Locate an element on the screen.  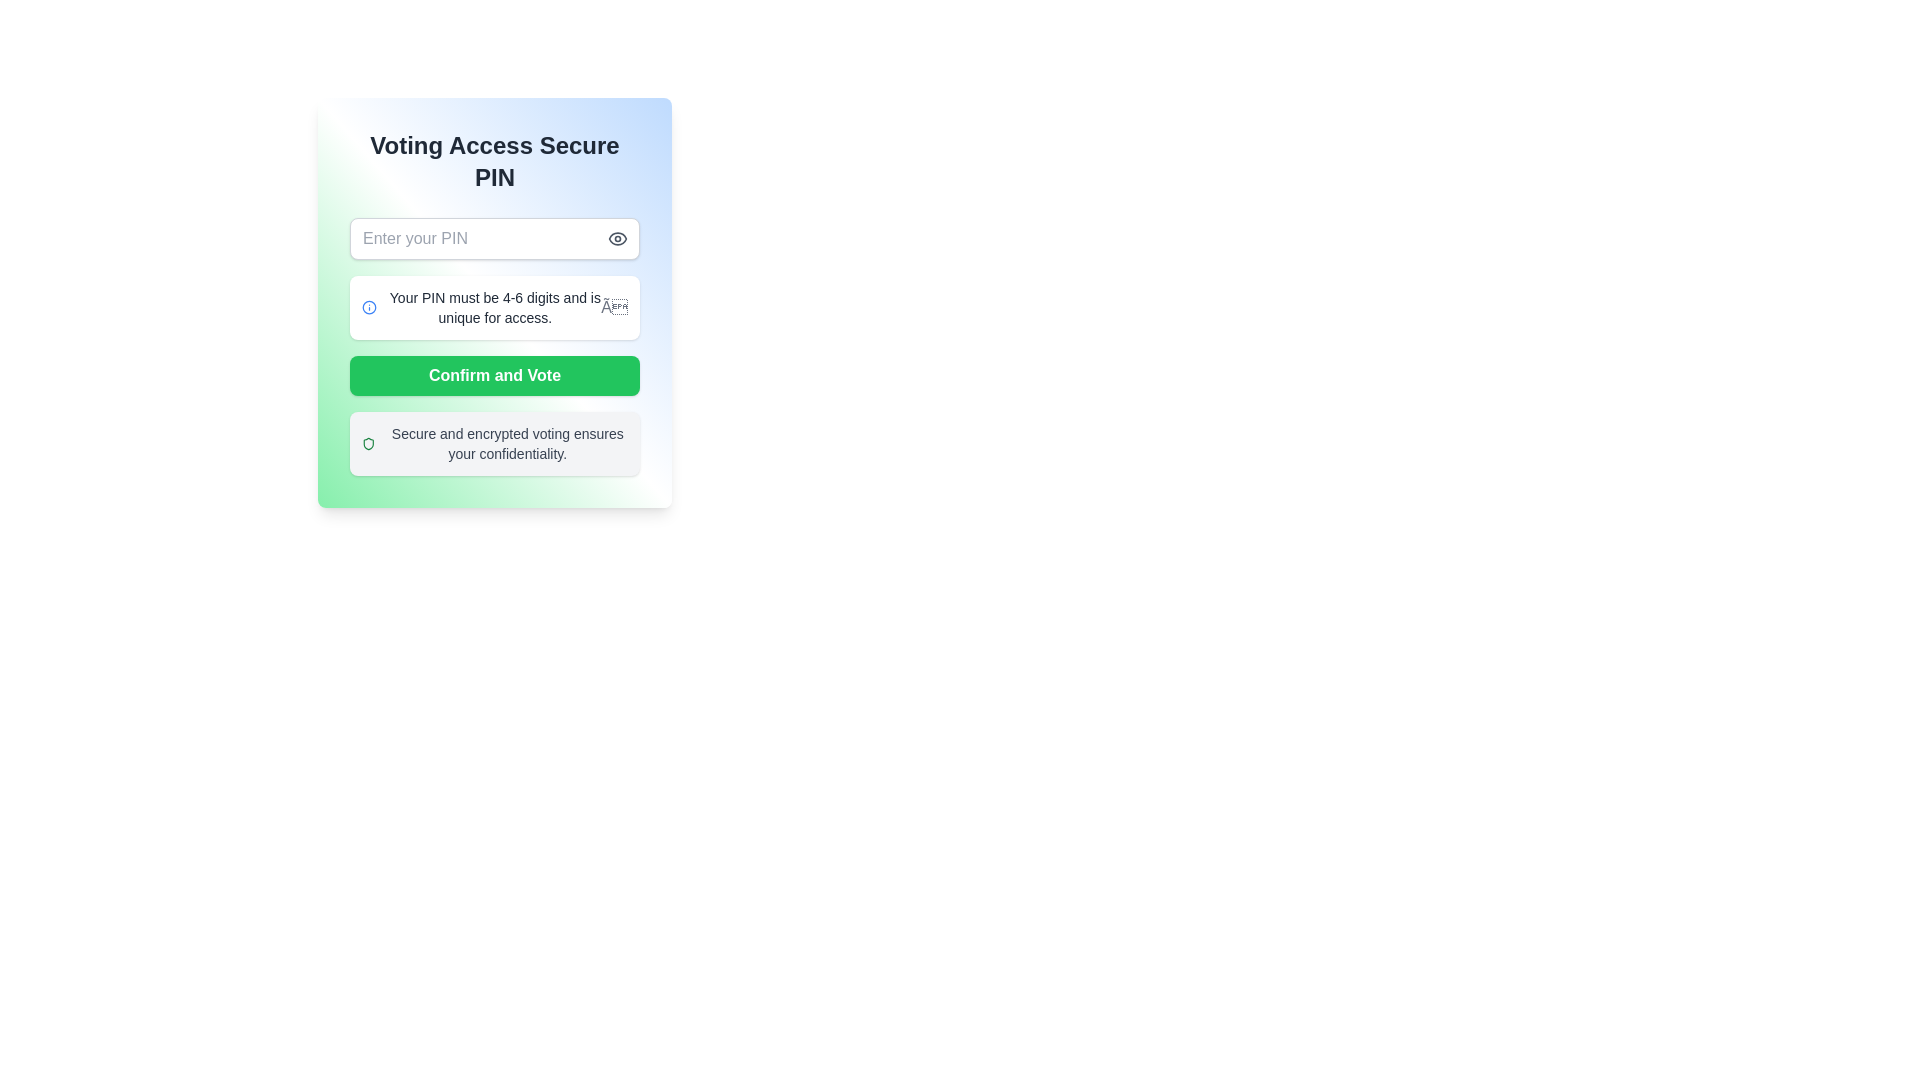
the green button labeled 'Confirm and Vote' located in the middle section of the card layout to confirm and submit the vote is located at coordinates (494, 375).